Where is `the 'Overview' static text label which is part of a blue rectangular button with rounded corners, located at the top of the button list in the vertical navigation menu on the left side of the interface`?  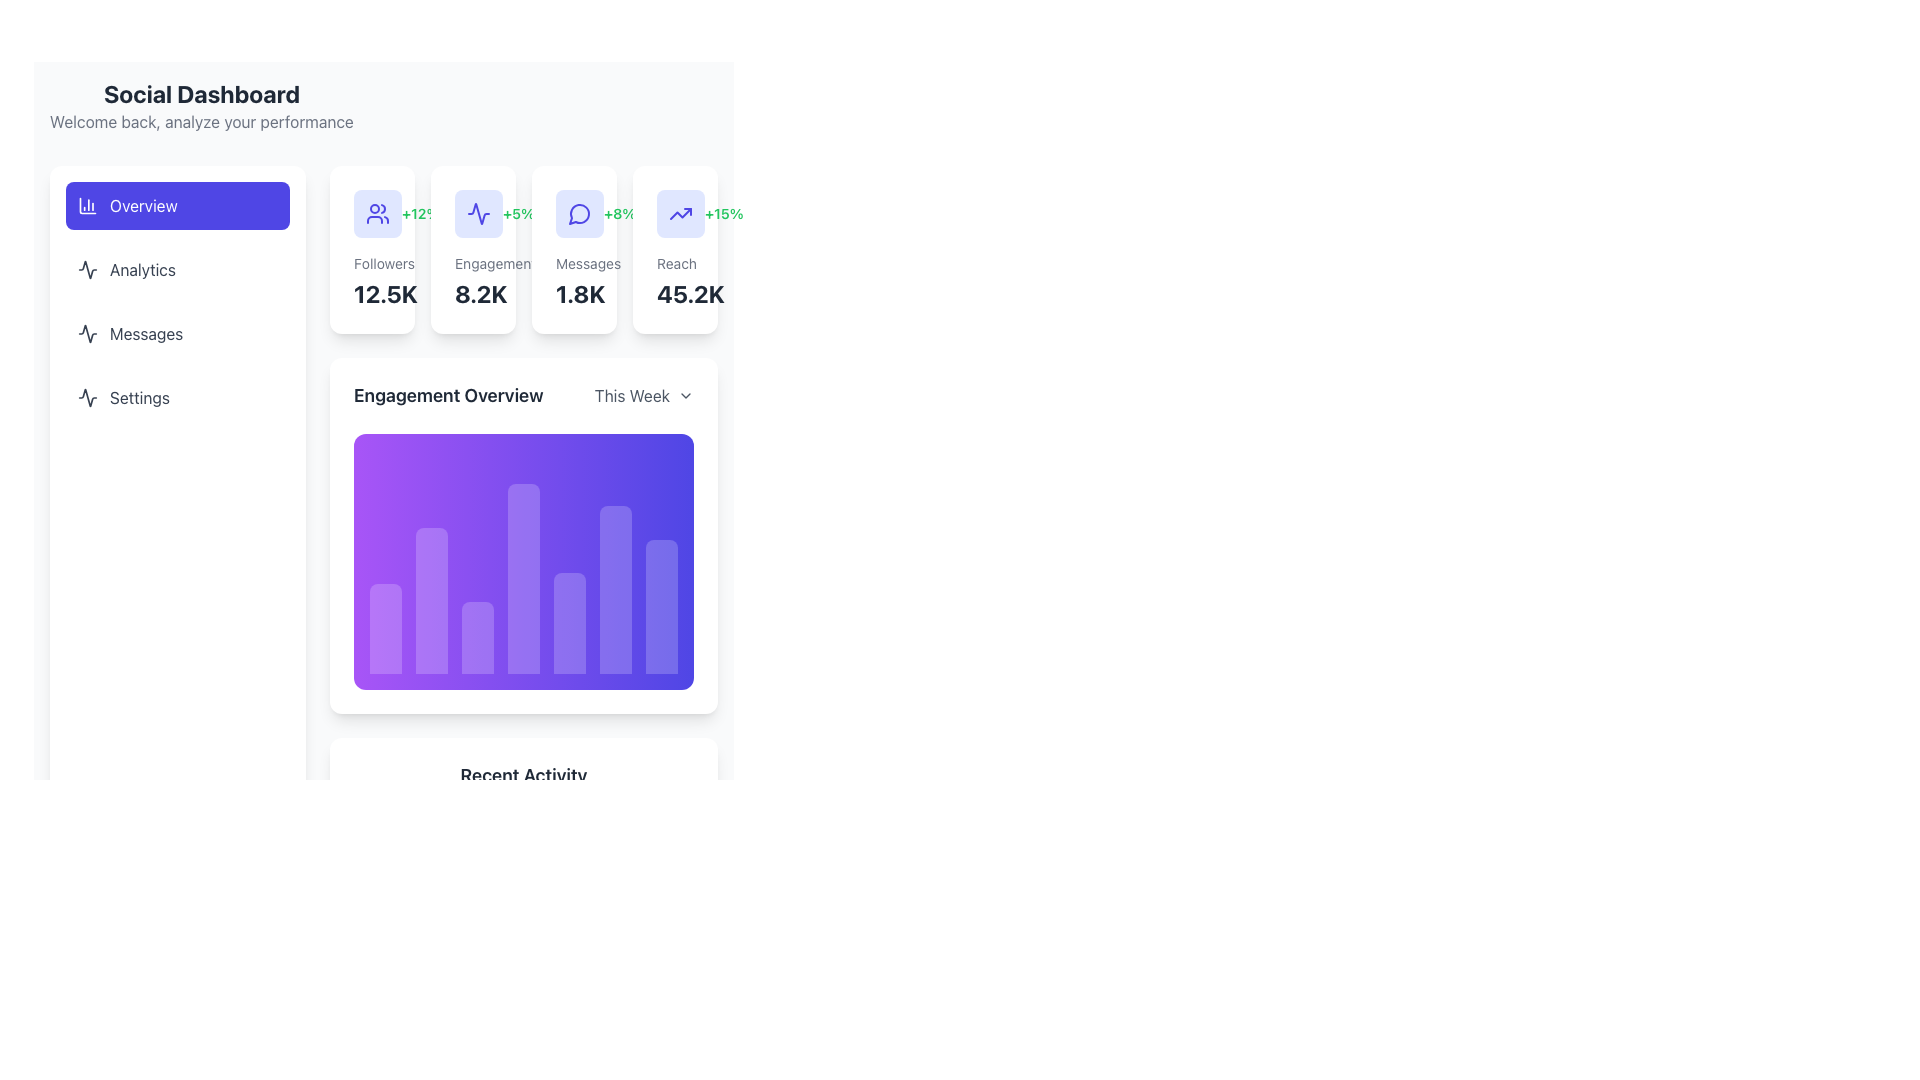 the 'Overview' static text label which is part of a blue rectangular button with rounded corners, located at the top of the button list in the vertical navigation menu on the left side of the interface is located at coordinates (142, 205).